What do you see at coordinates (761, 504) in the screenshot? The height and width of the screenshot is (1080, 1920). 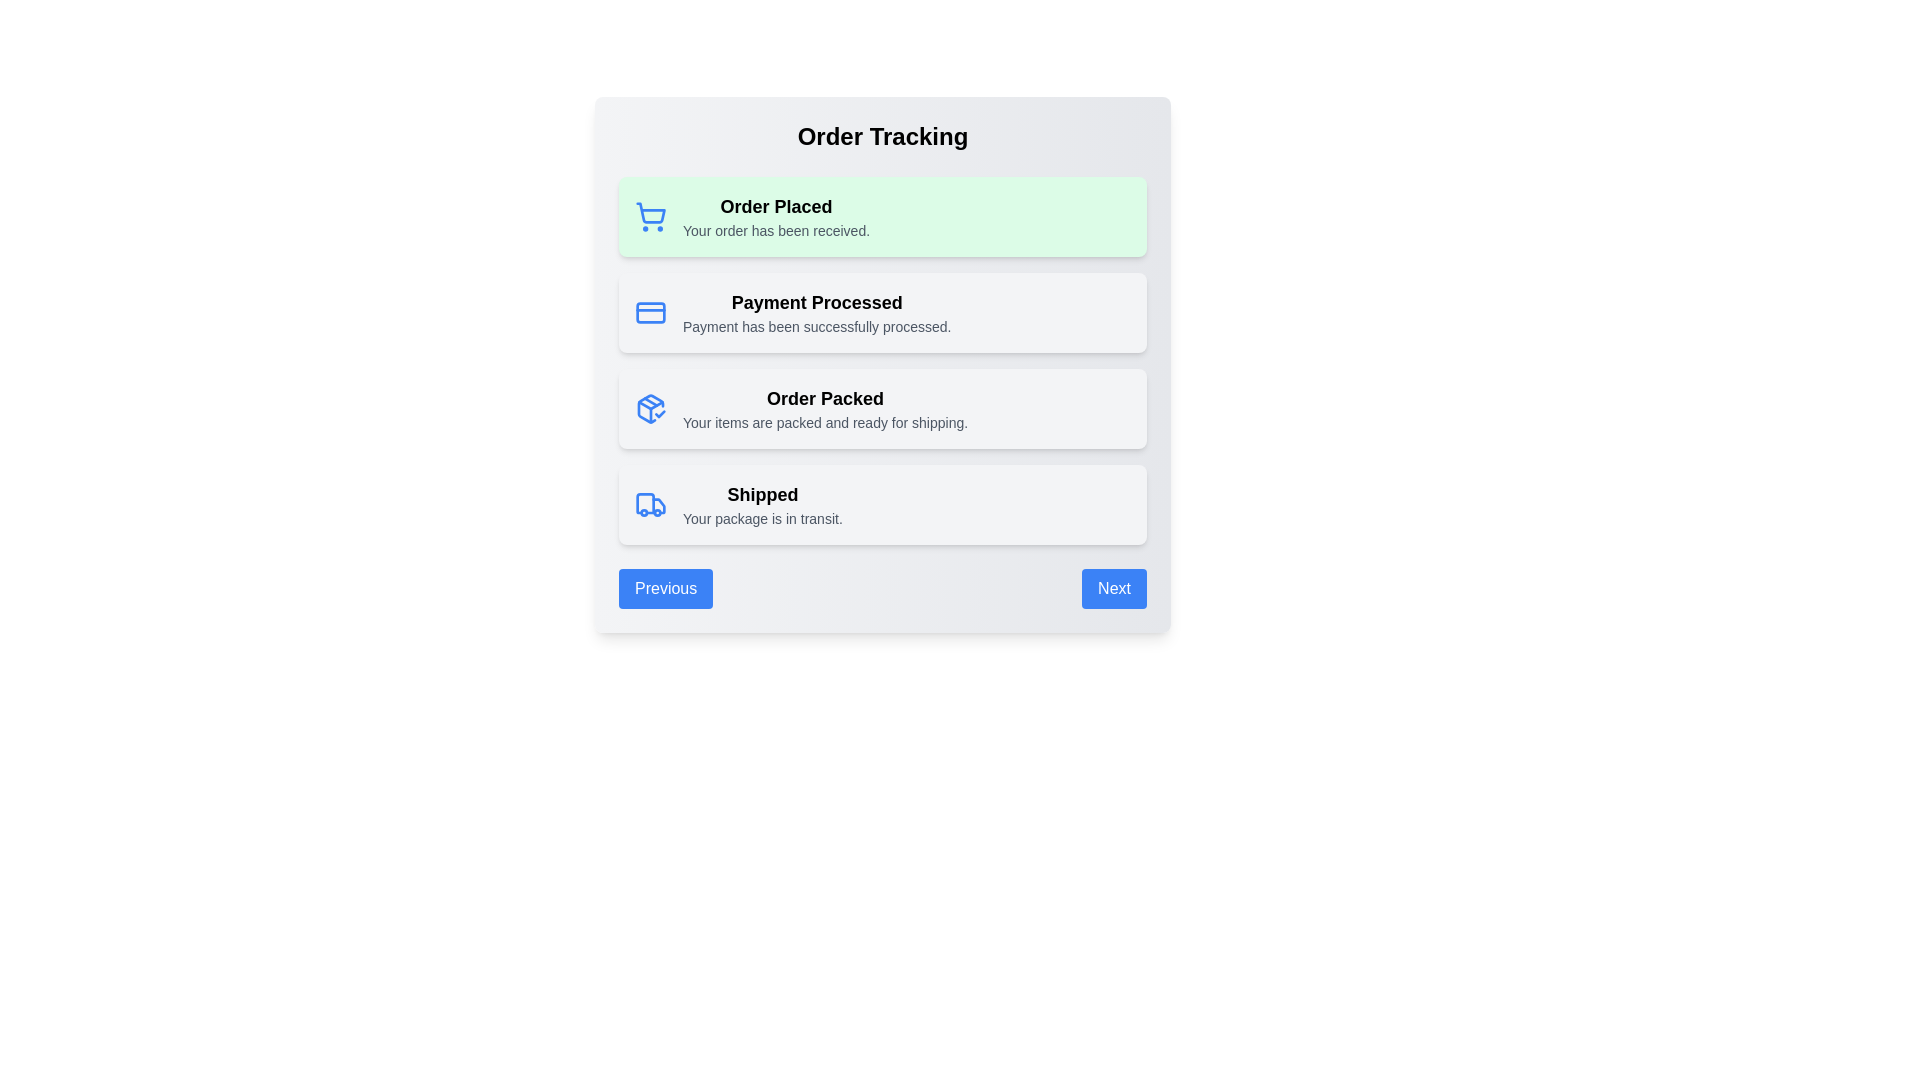 I see `the 'Shipped' text block which displays 'Your package is in transit.'` at bounding box center [761, 504].